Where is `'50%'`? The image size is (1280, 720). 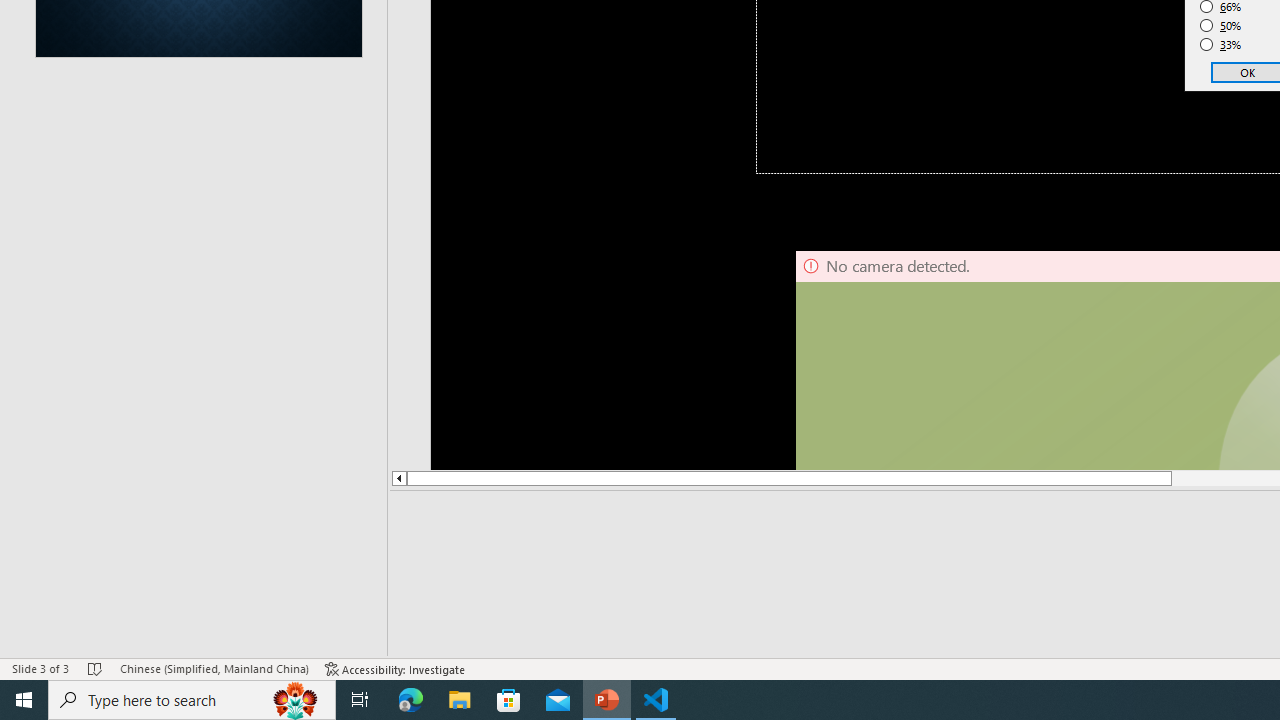
'50%' is located at coordinates (1220, 25).